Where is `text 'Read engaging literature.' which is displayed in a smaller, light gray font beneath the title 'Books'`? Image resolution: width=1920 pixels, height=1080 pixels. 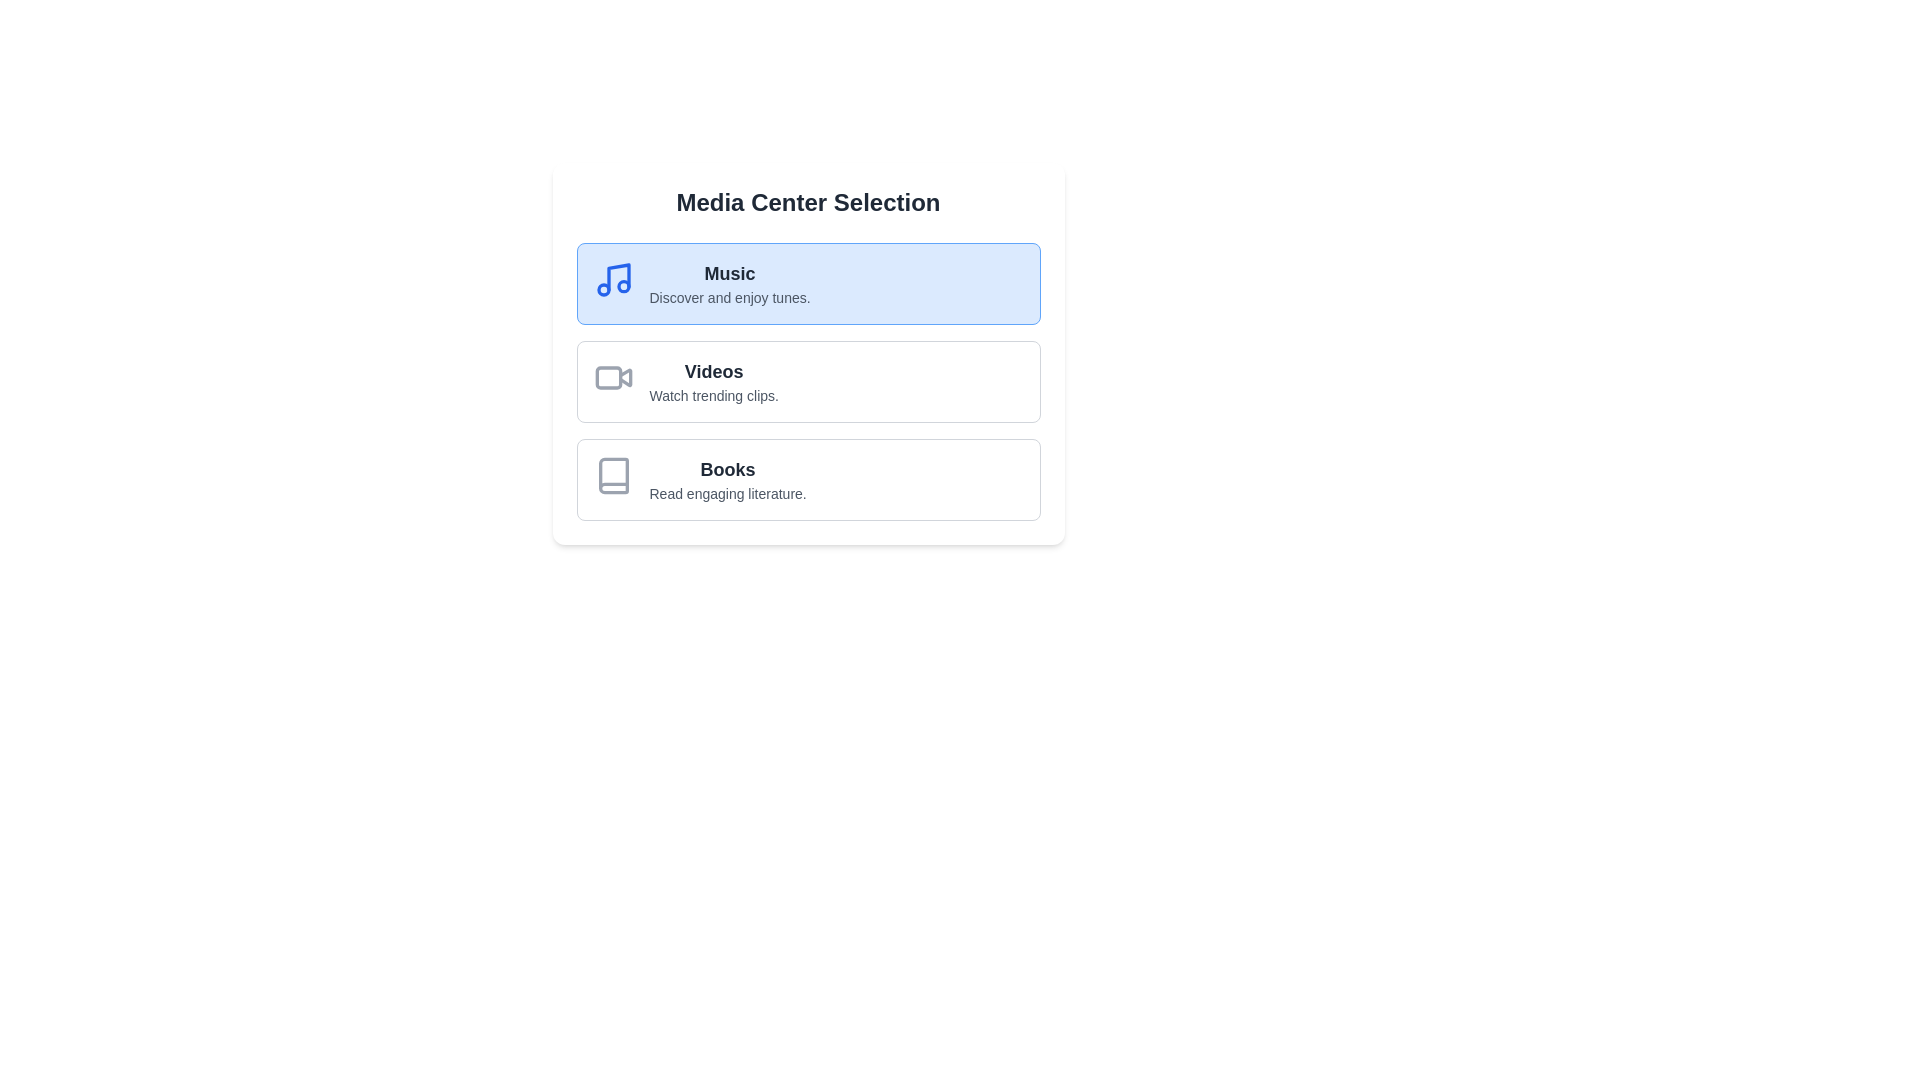 text 'Read engaging literature.' which is displayed in a smaller, light gray font beneath the title 'Books' is located at coordinates (727, 493).